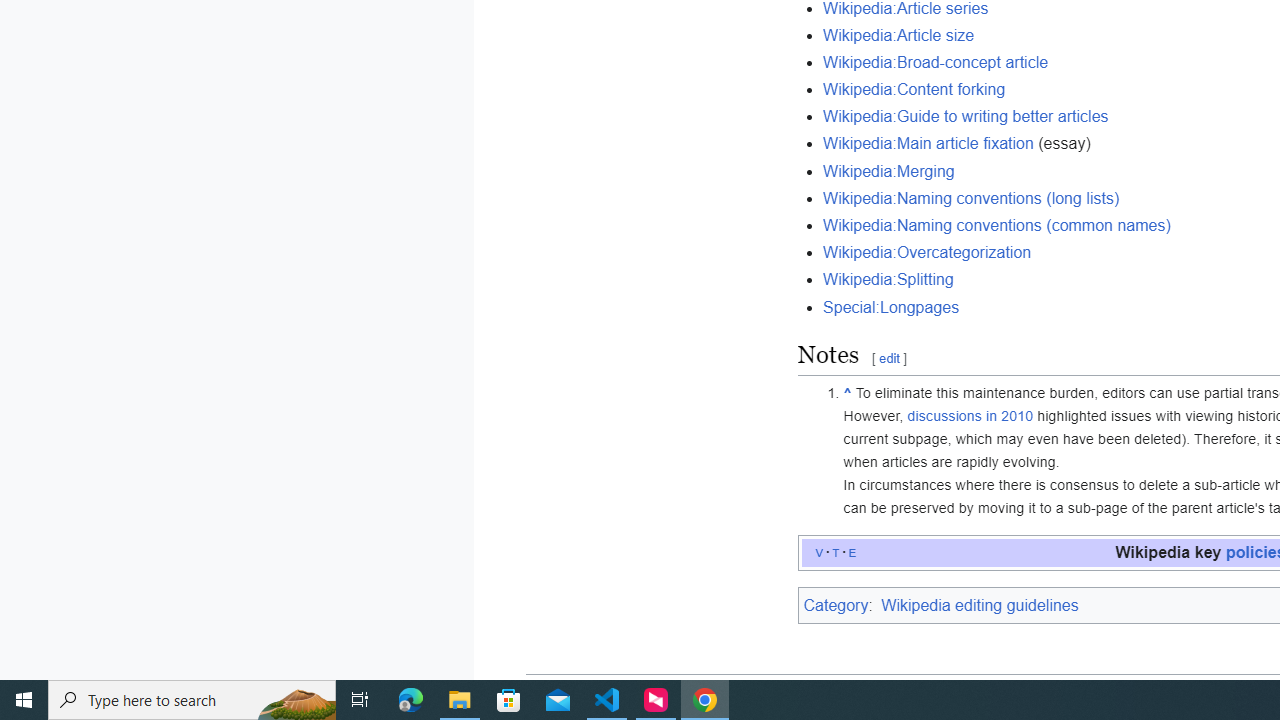 This screenshot has height=720, width=1280. Describe the element at coordinates (935, 61) in the screenshot. I see `'Wikipedia:Broad-concept article'` at that location.